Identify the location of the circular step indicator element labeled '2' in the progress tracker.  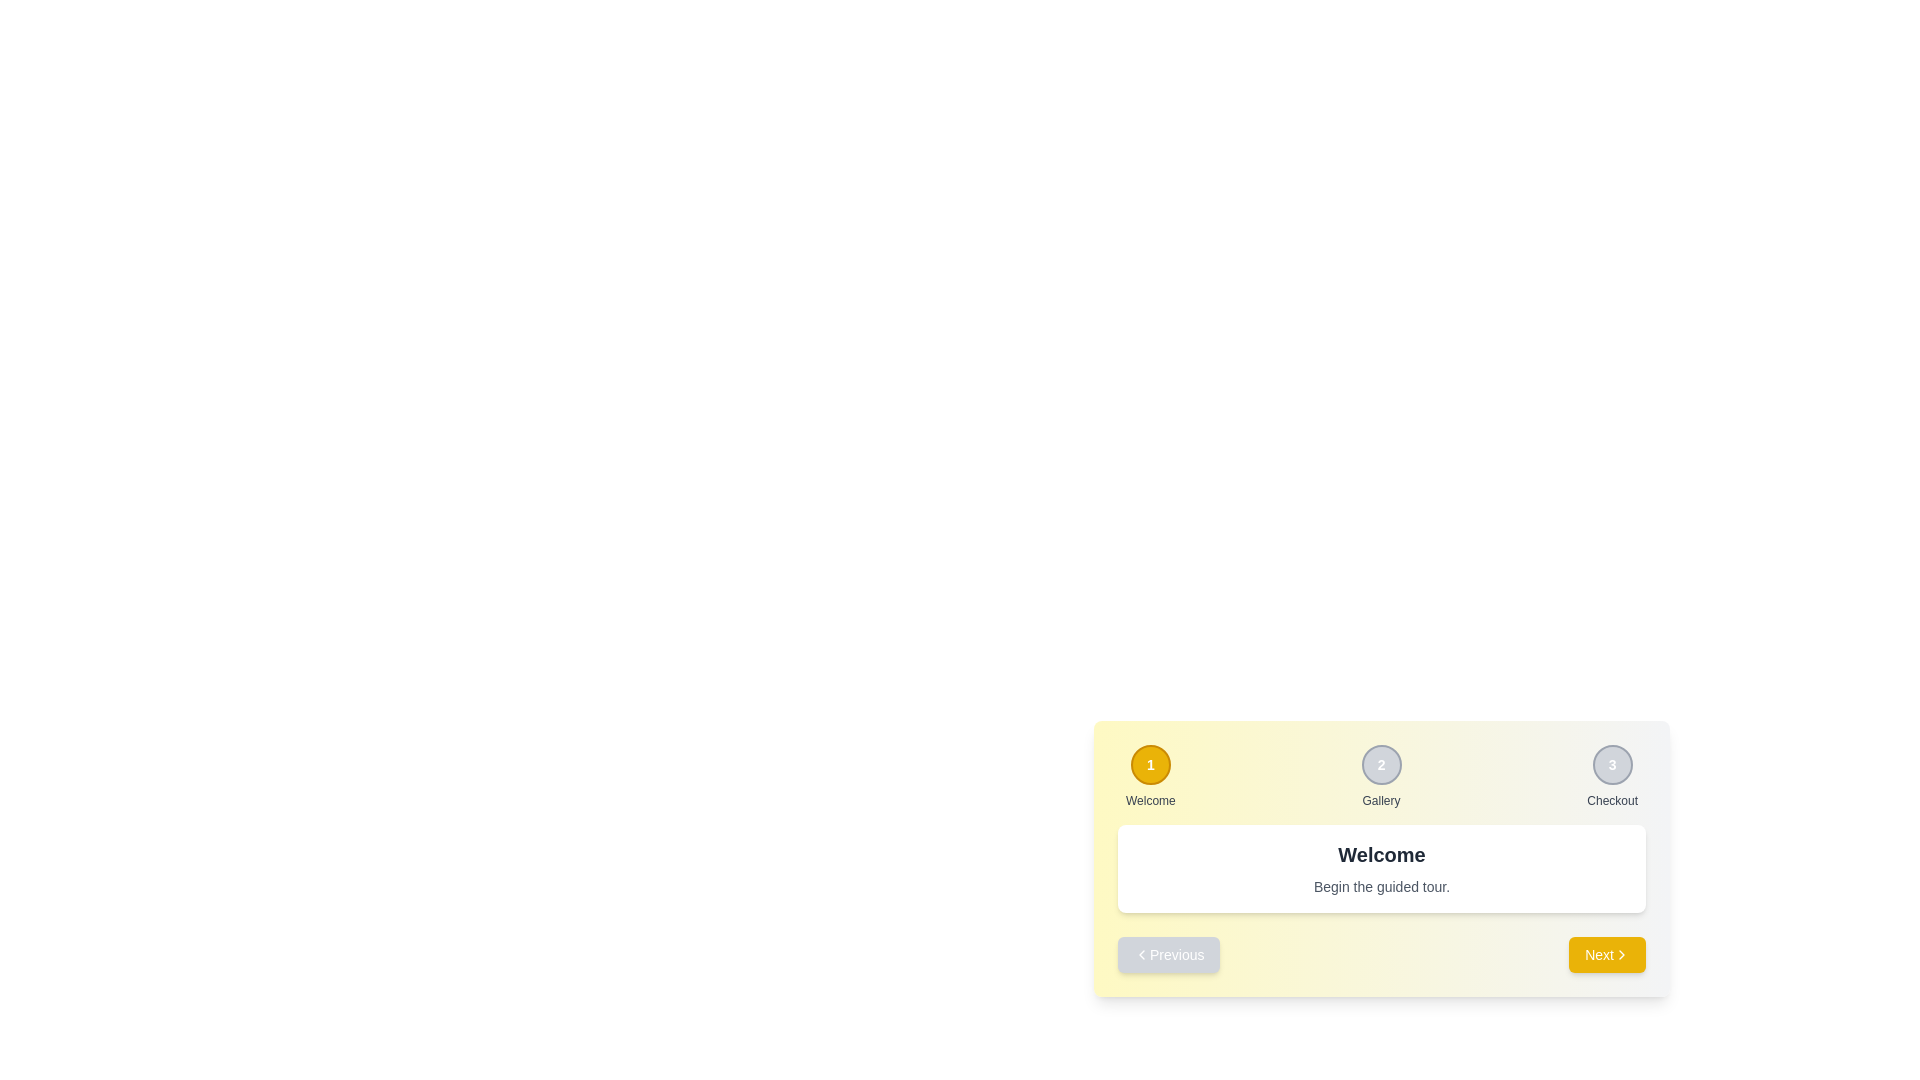
(1381, 784).